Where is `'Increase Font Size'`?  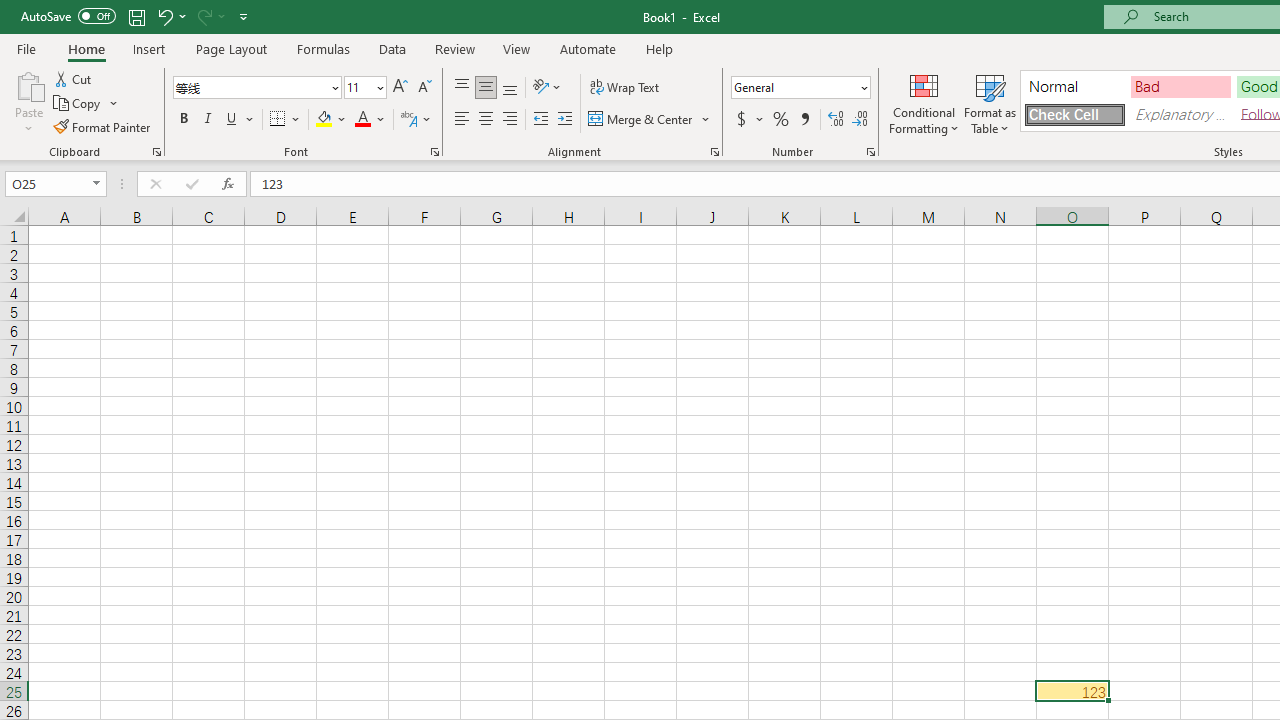 'Increase Font Size' is located at coordinates (400, 86).